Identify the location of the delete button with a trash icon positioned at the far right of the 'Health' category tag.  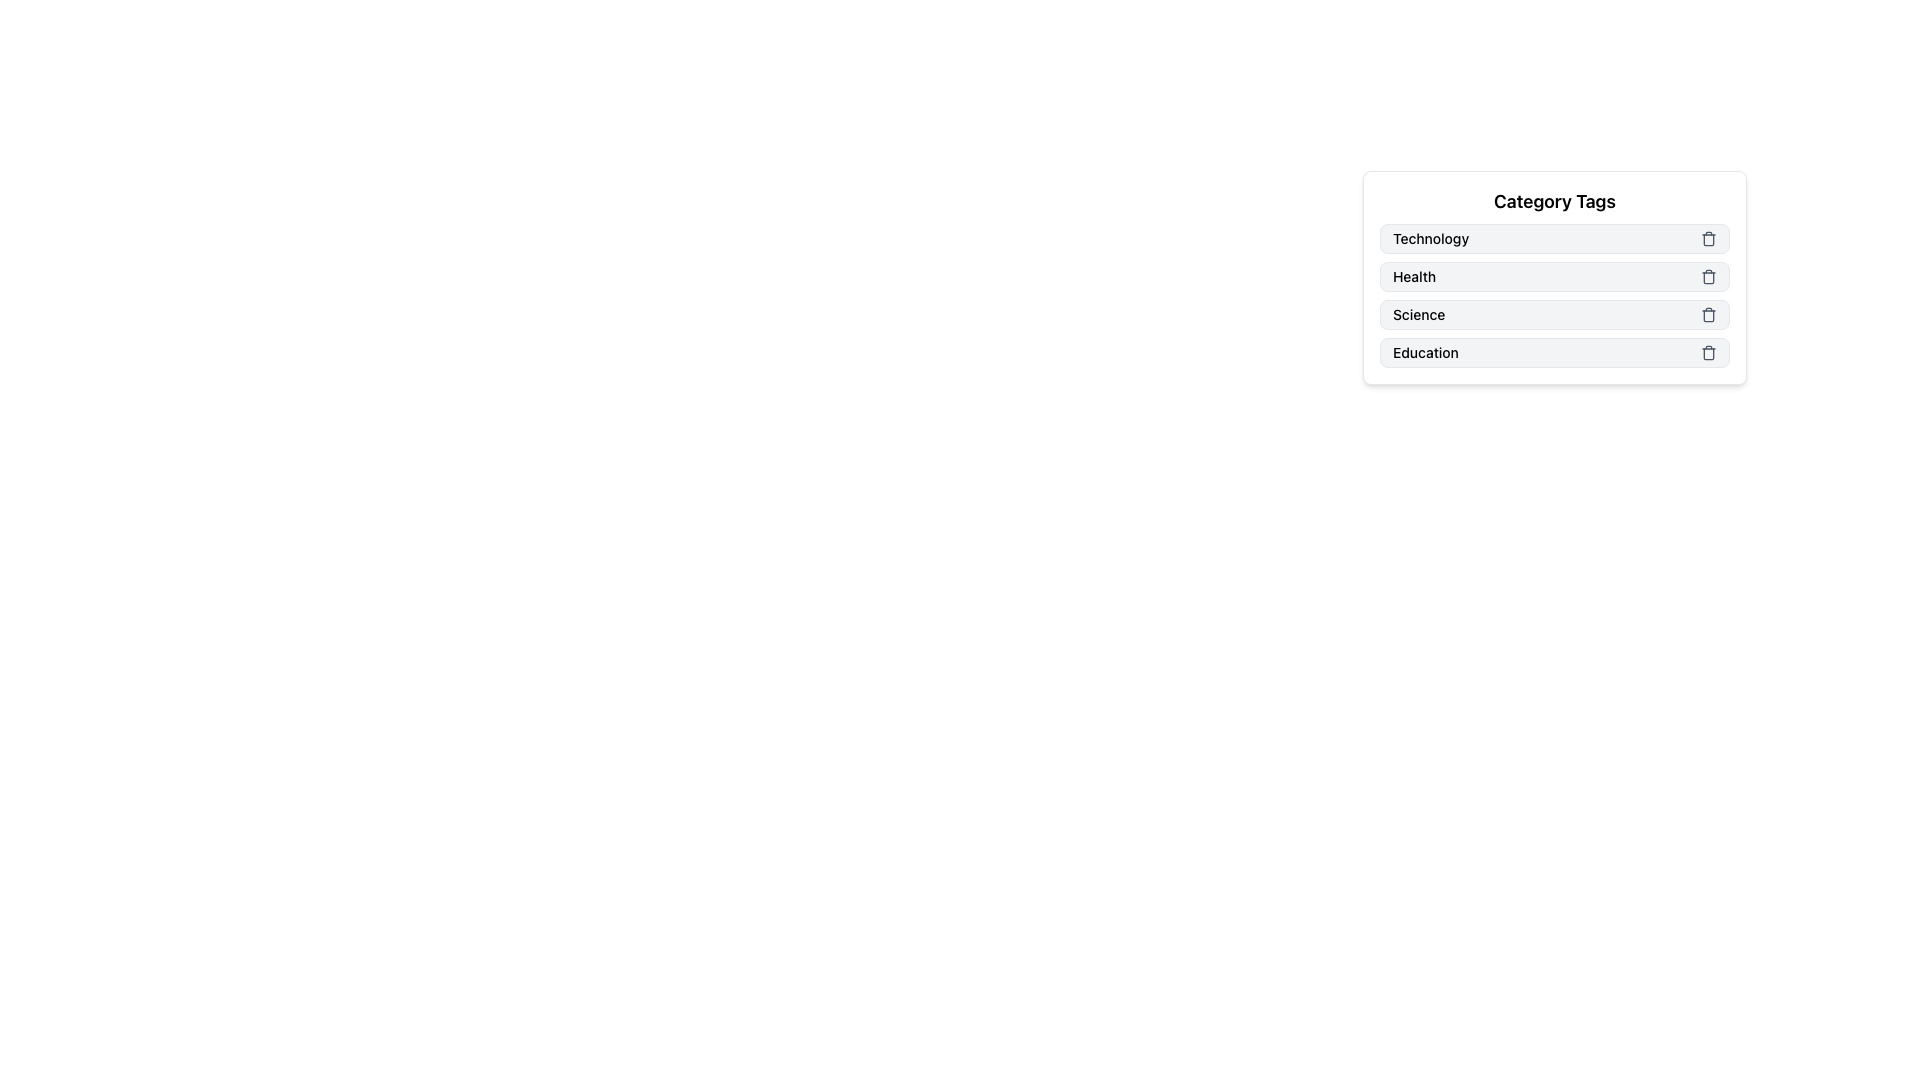
(1707, 277).